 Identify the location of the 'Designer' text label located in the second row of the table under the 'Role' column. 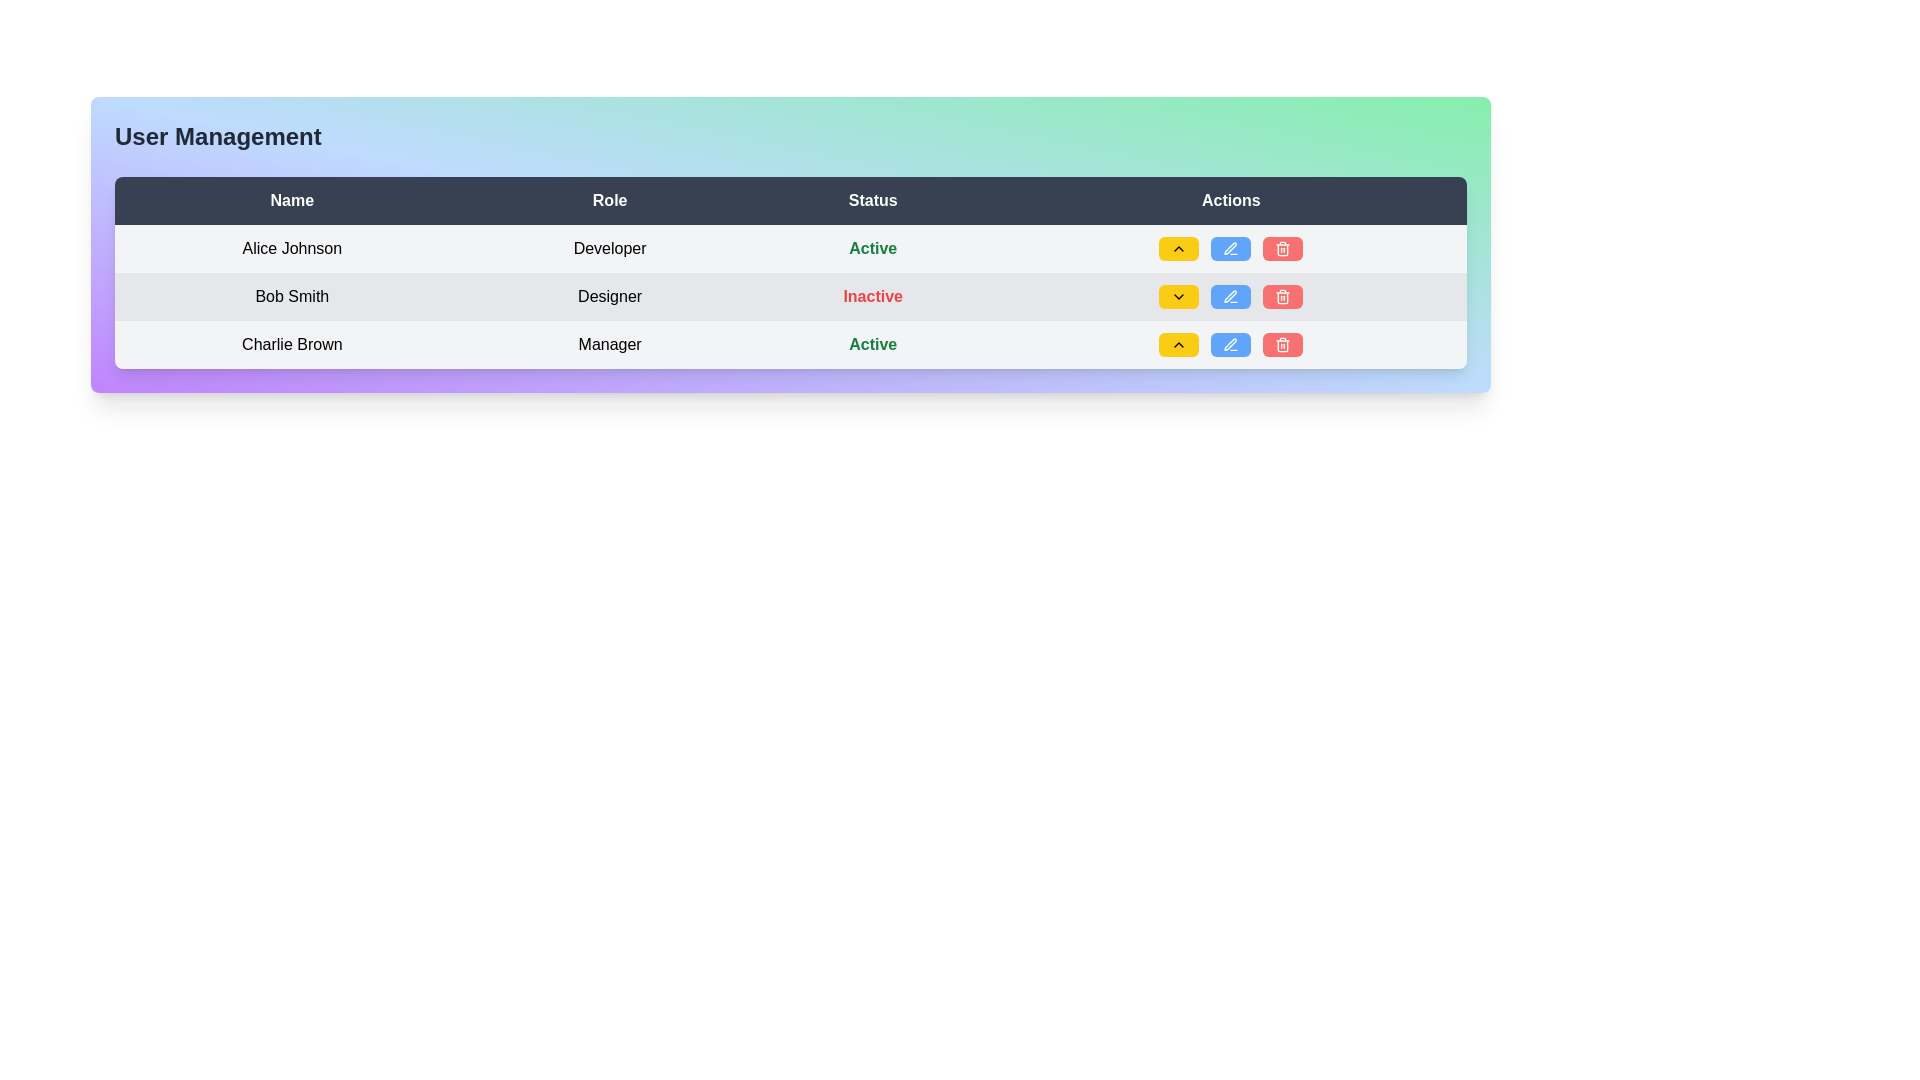
(609, 297).